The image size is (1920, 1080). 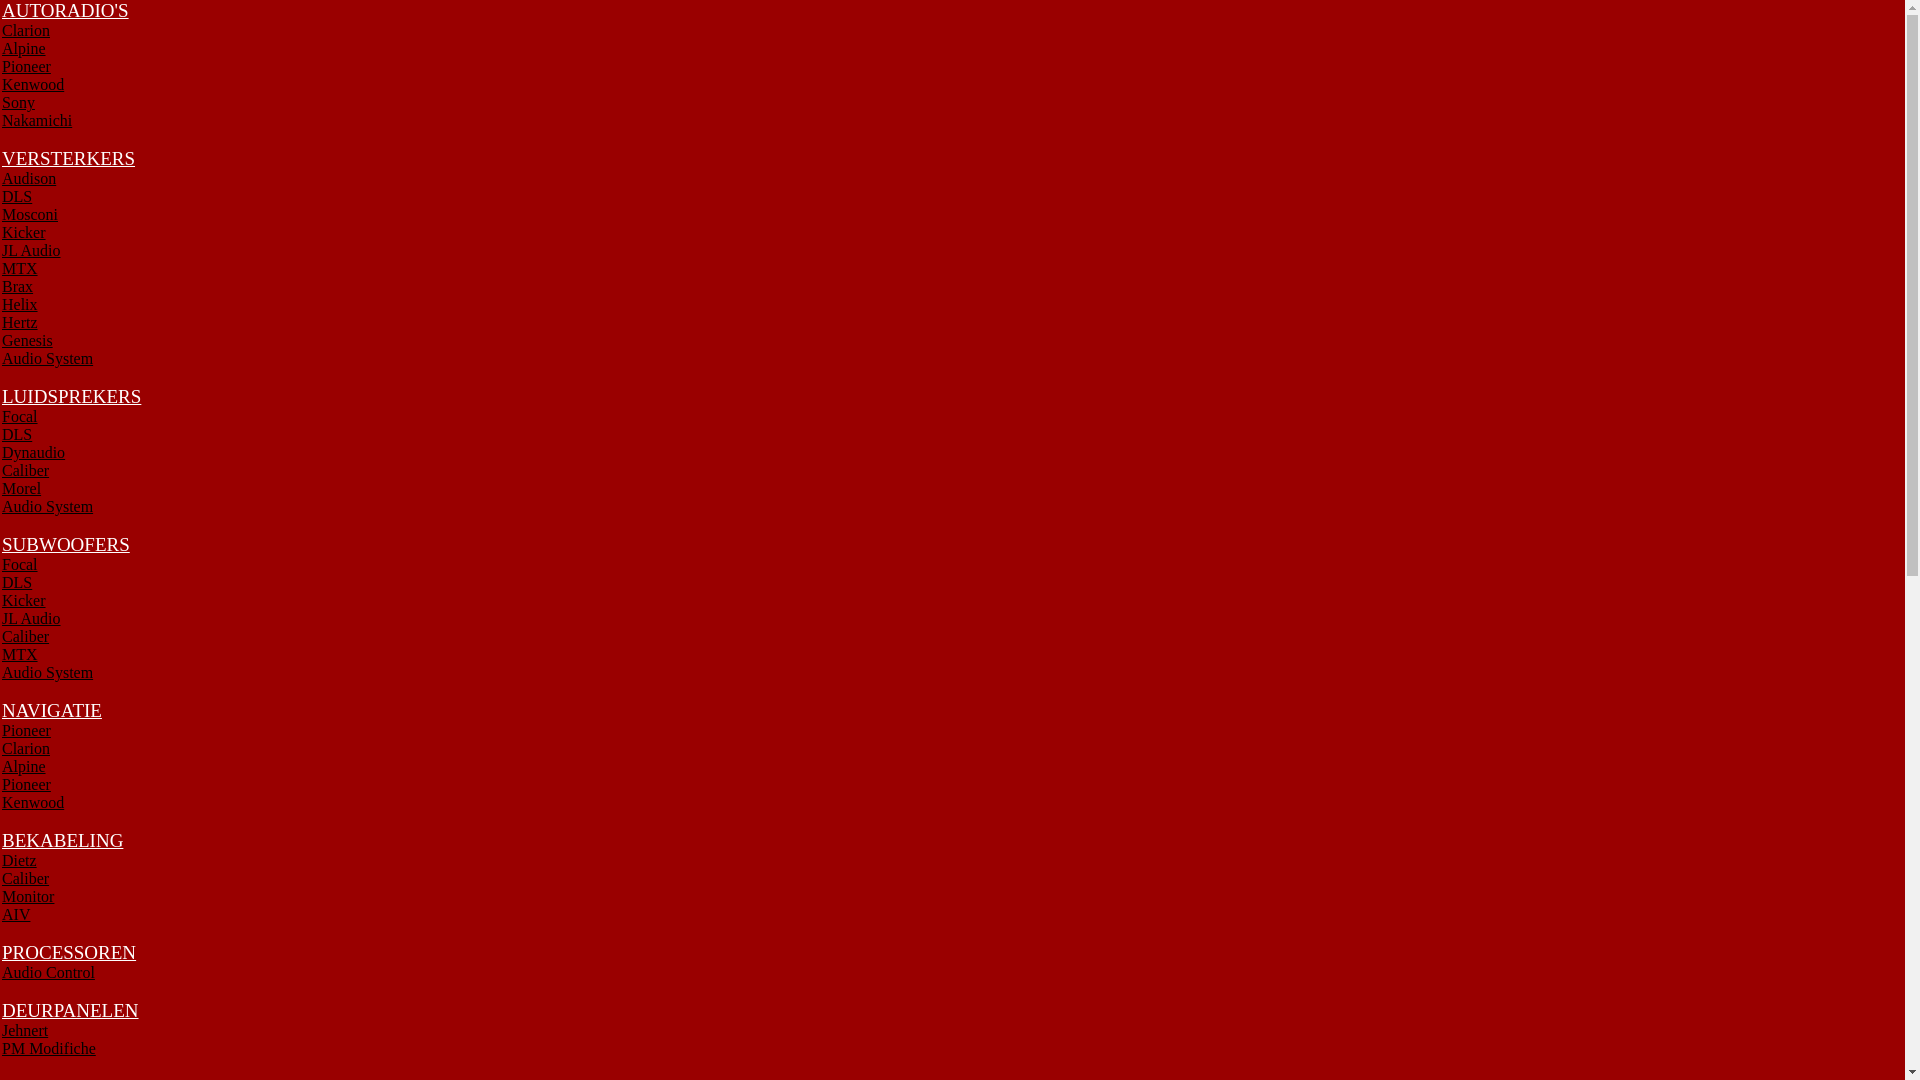 I want to click on 'Caliber', so click(x=25, y=877).